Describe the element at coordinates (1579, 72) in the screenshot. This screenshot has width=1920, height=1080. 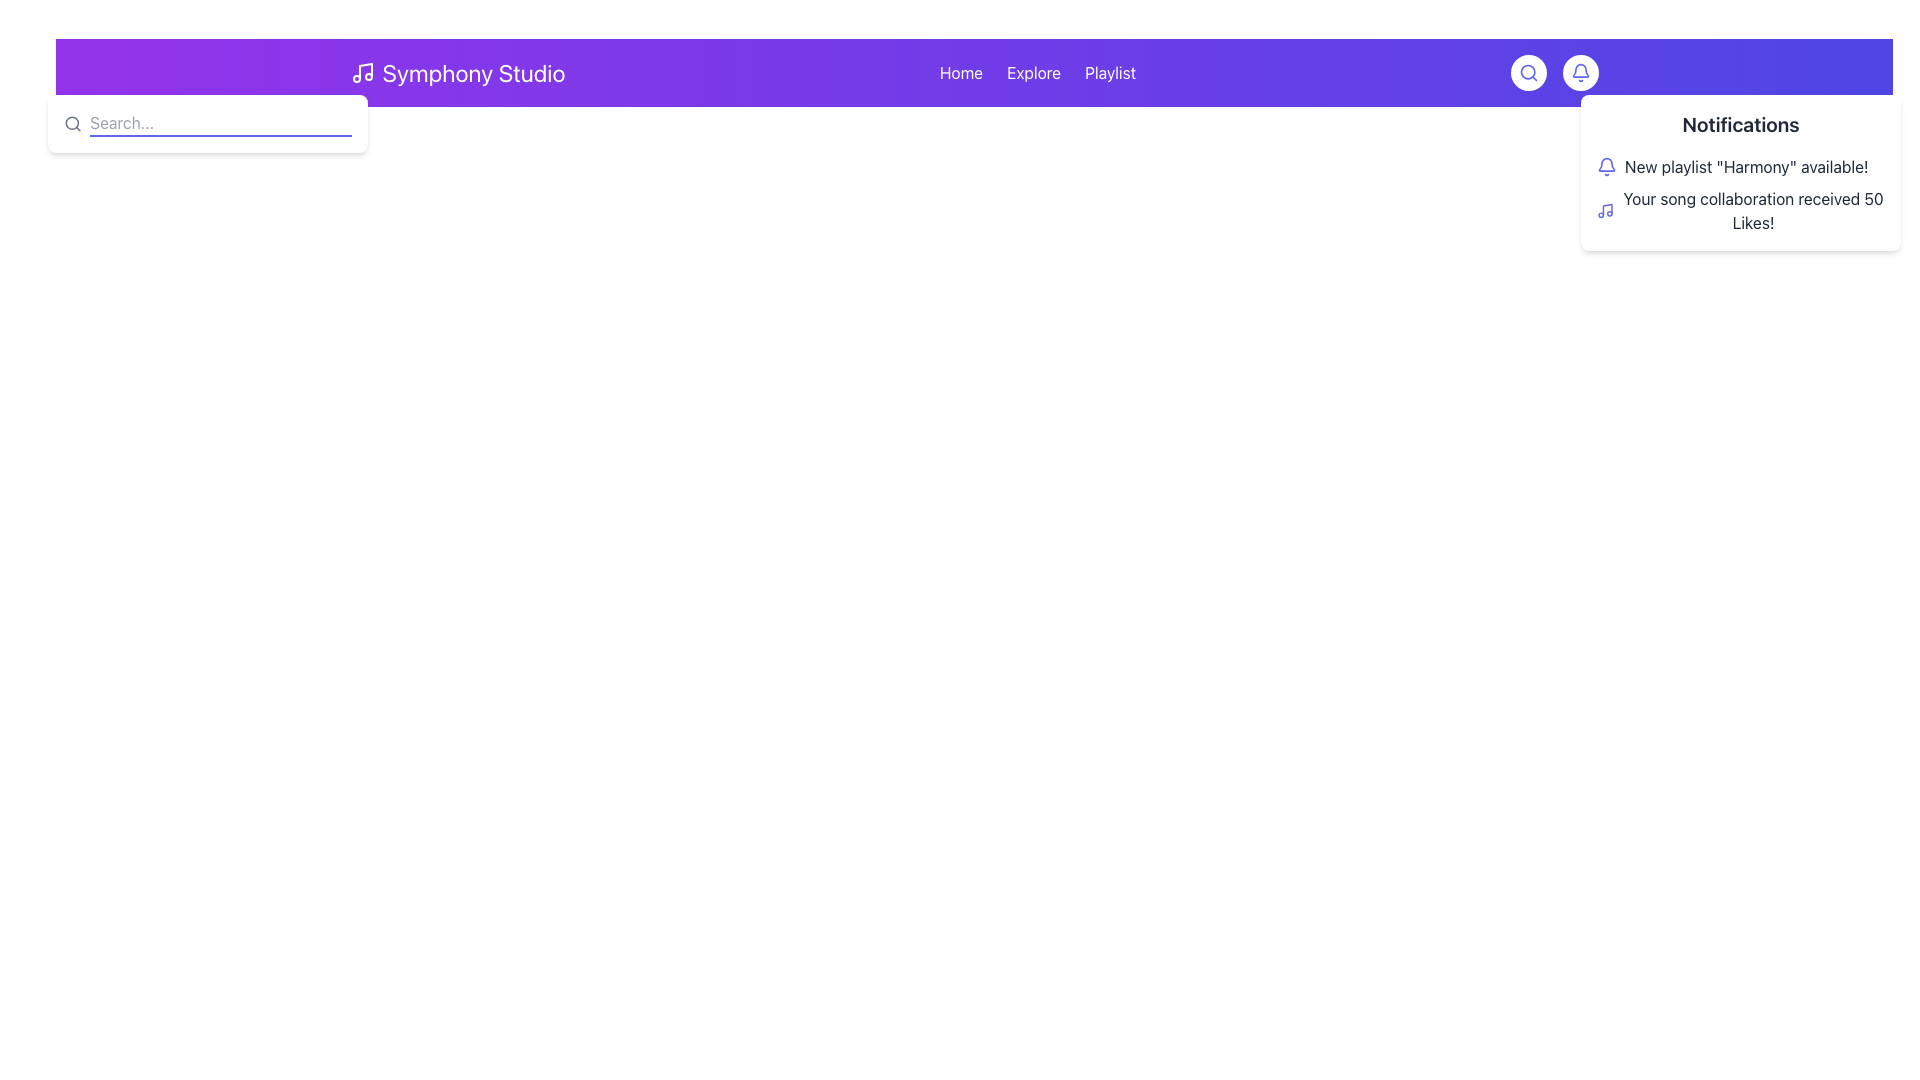
I see `the notification indicator icon located in the top-right corner of the interface` at that location.